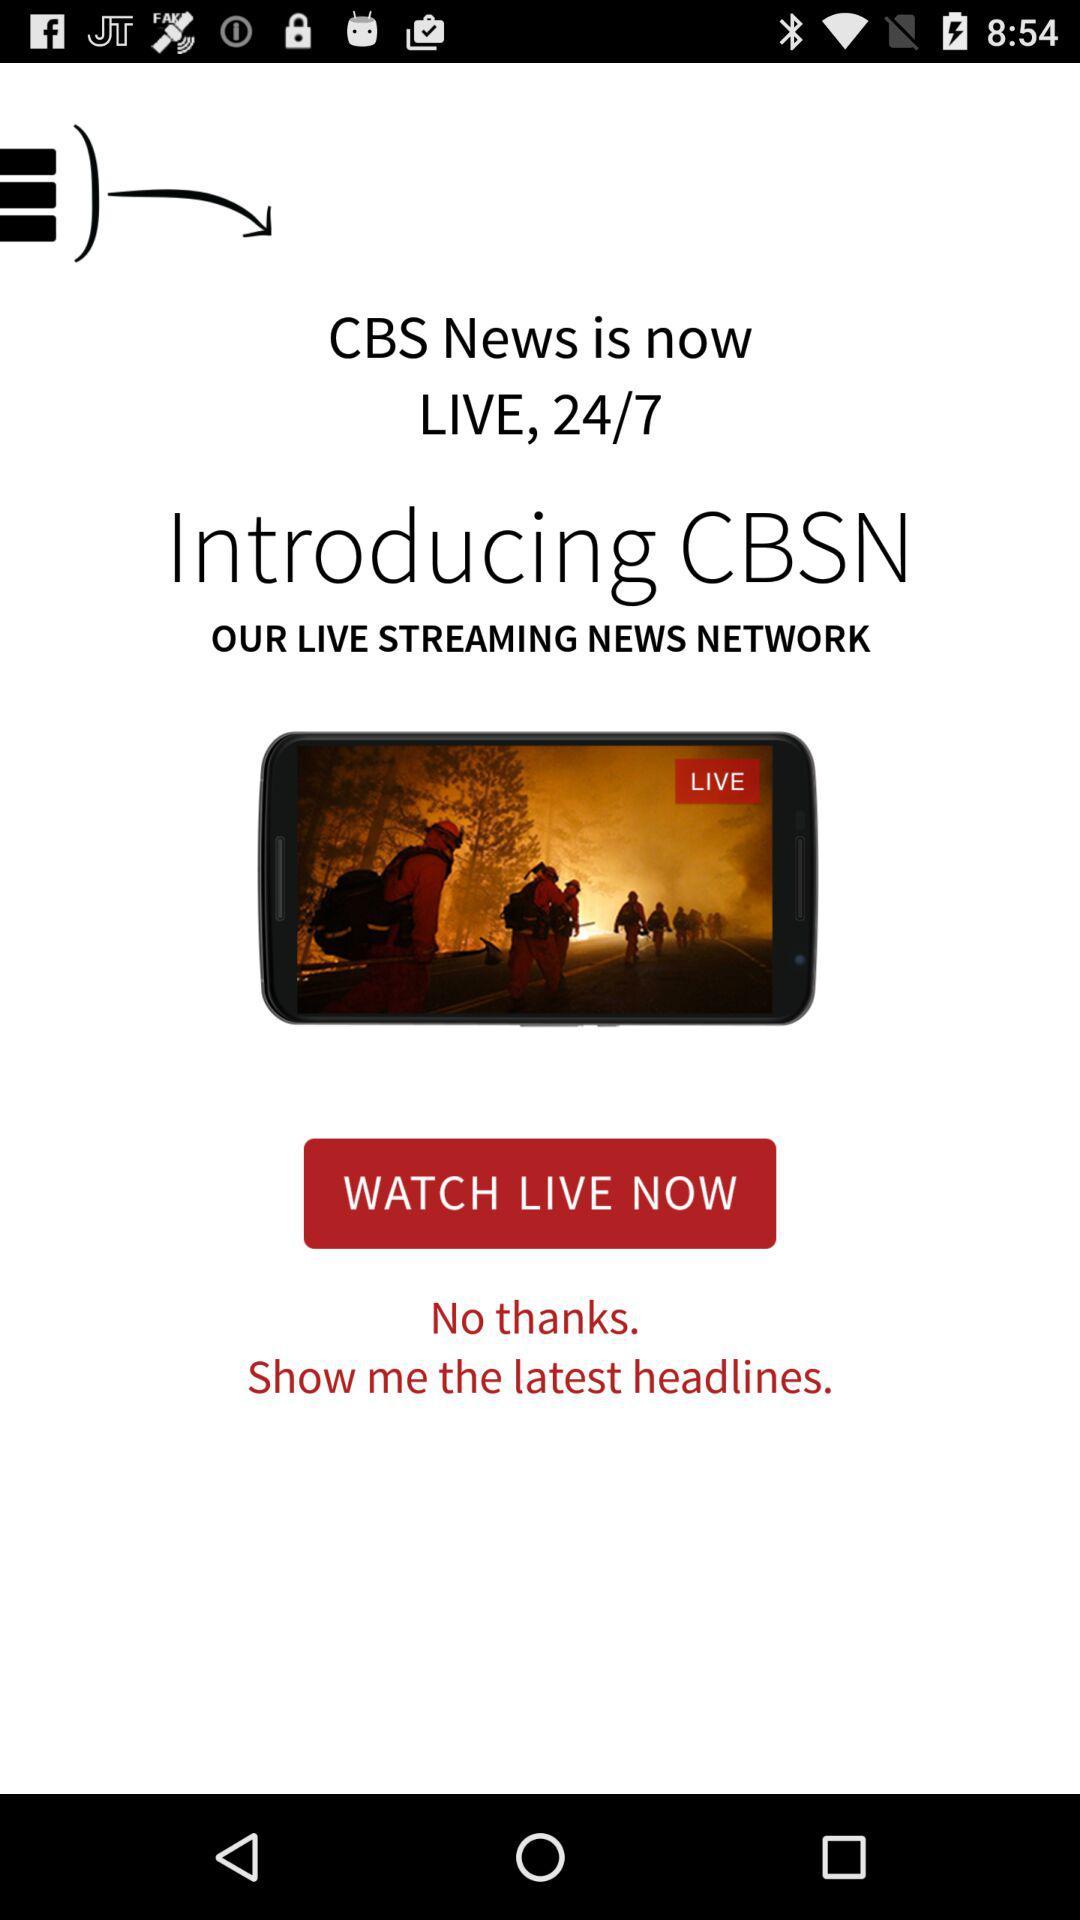  I want to click on because back devicer, so click(540, 1193).